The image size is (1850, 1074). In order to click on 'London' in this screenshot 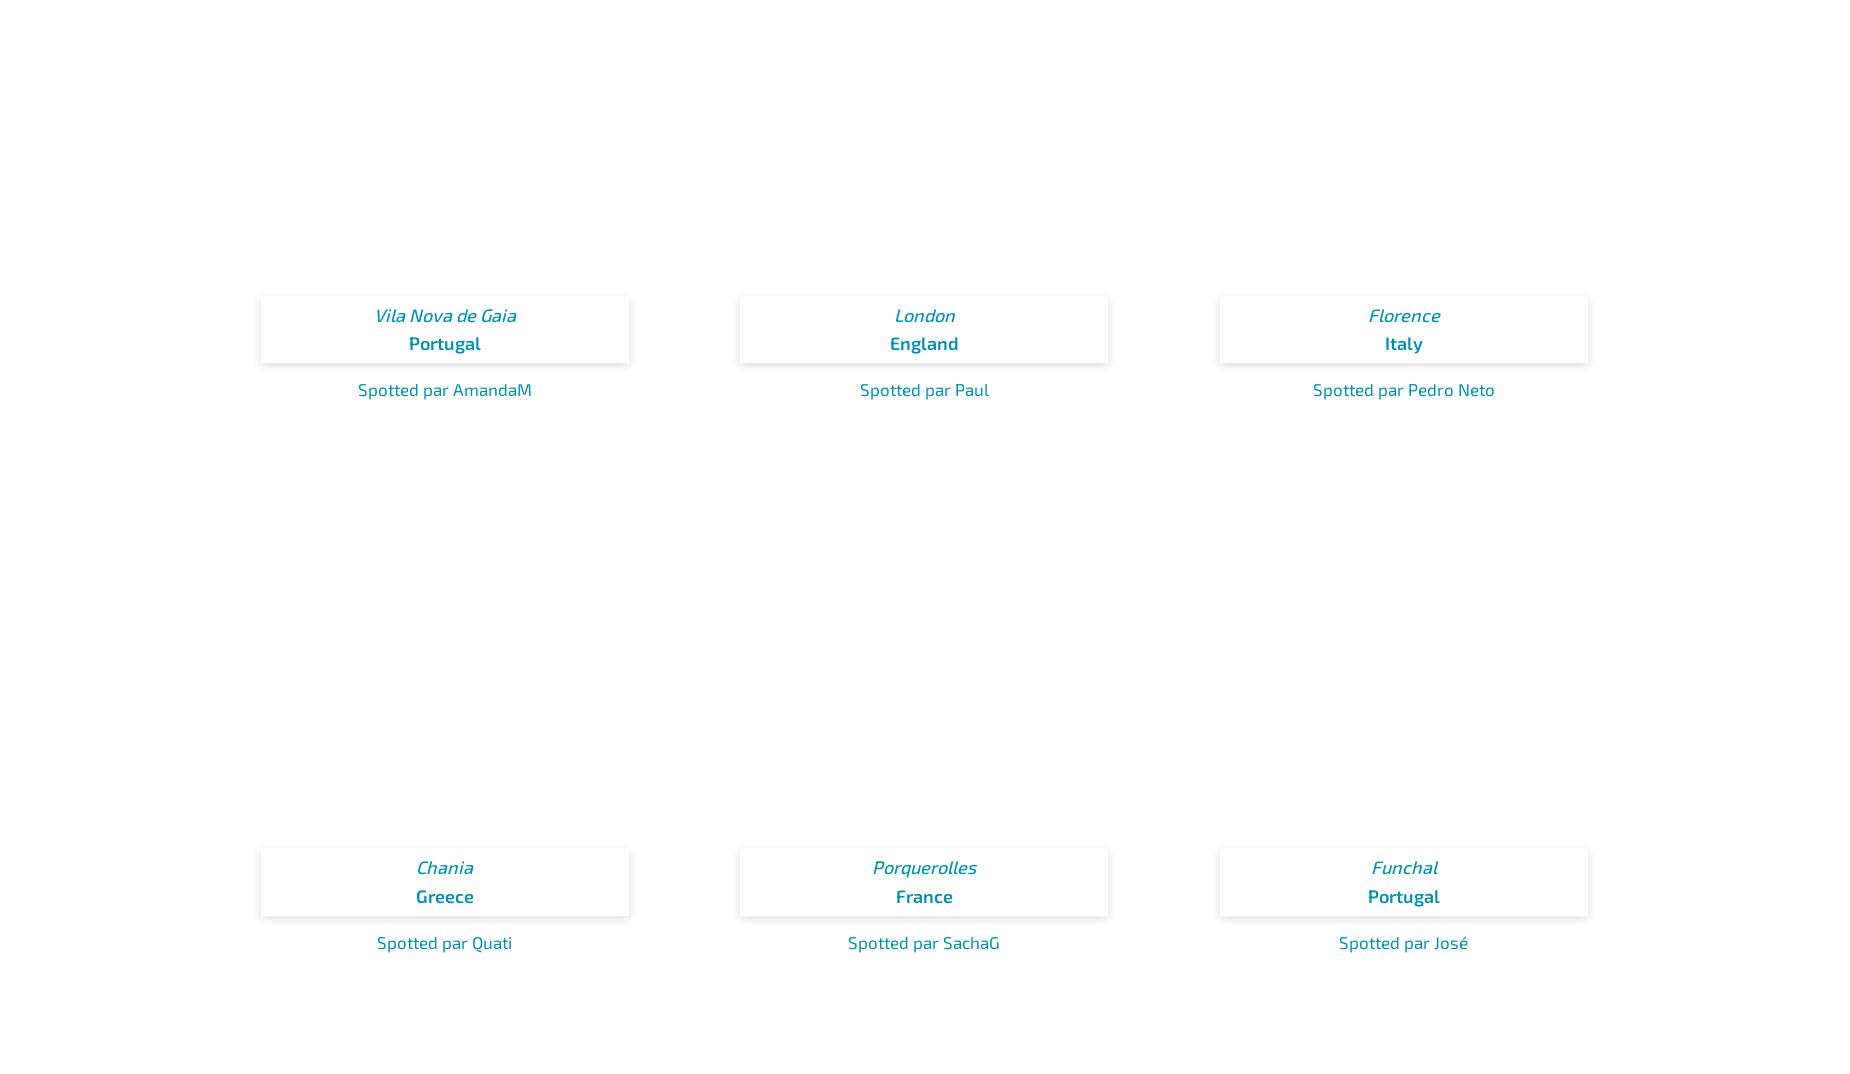, I will do `click(923, 314)`.